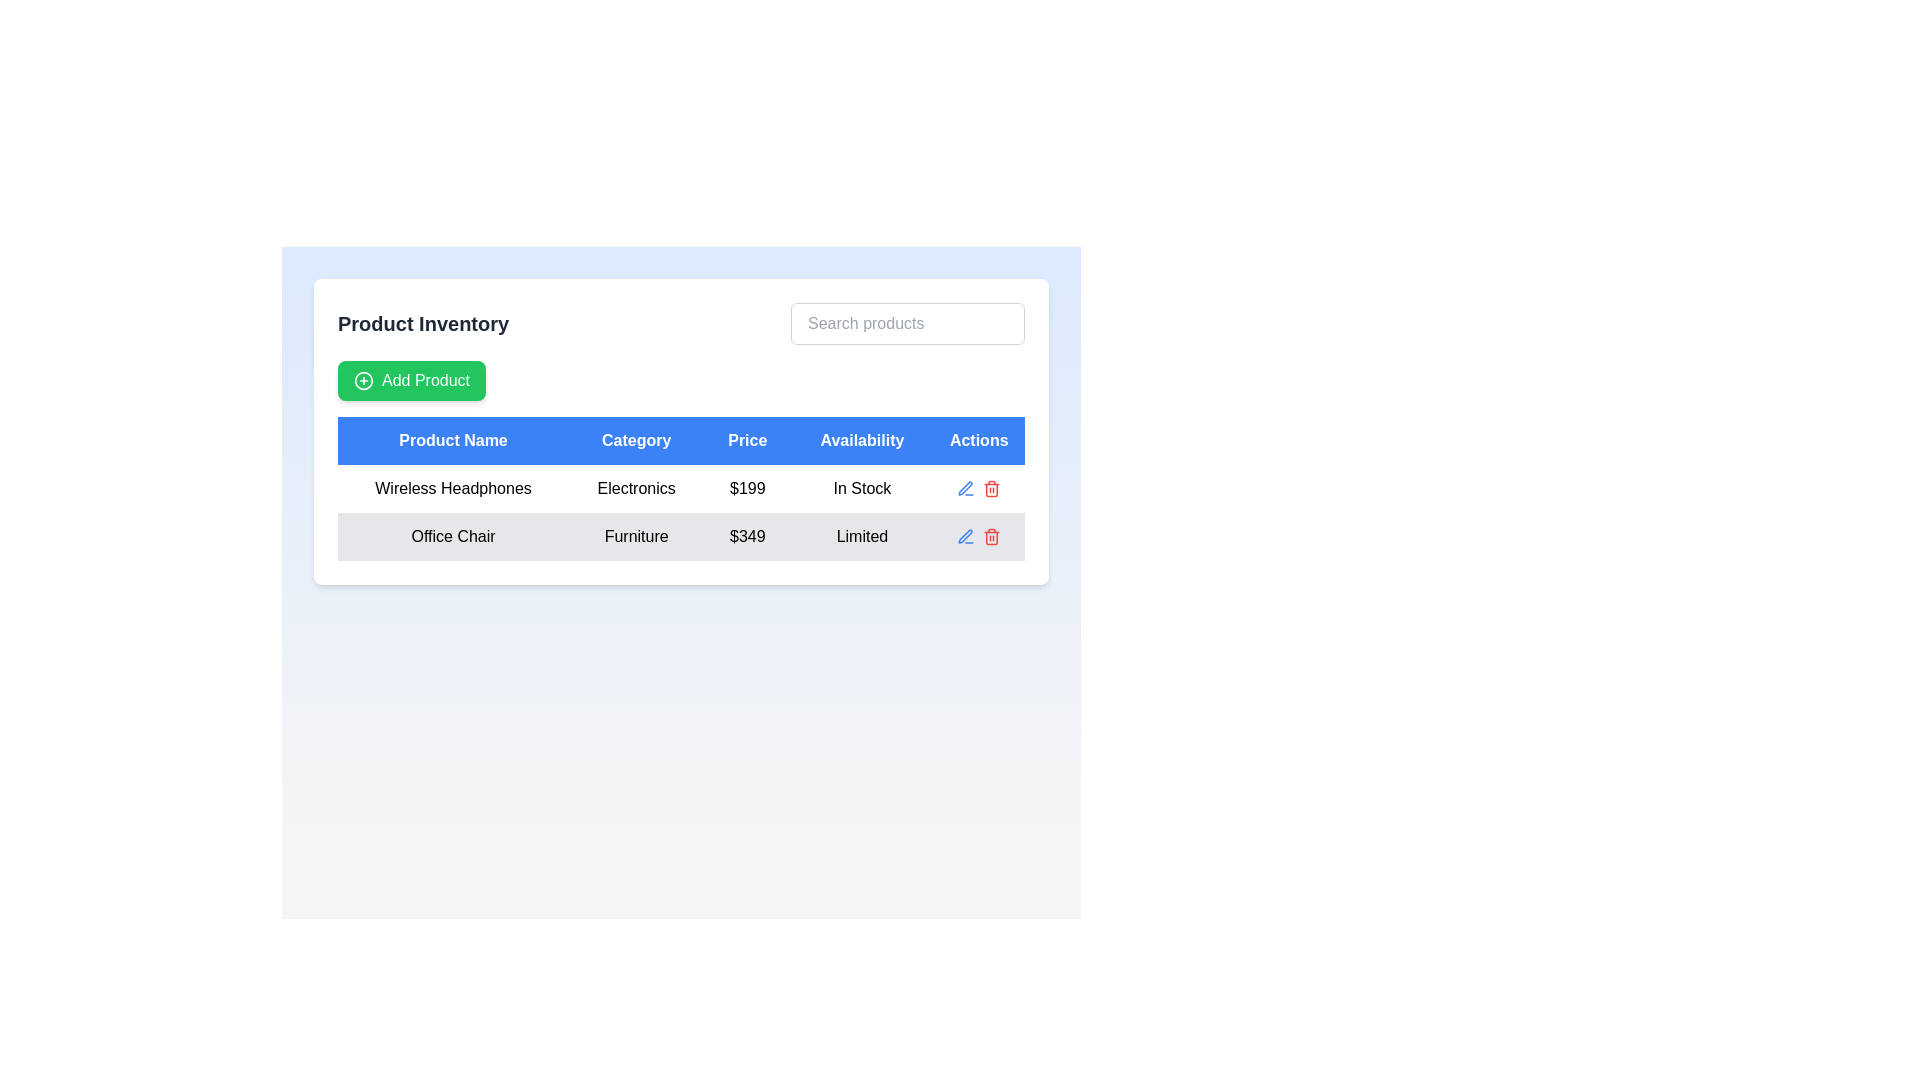  Describe the element at coordinates (862, 489) in the screenshot. I see `the text element that indicates the stock availability status of the product in the first row of the table, located under the 'Availability' column, directly following the price '$199'` at that location.